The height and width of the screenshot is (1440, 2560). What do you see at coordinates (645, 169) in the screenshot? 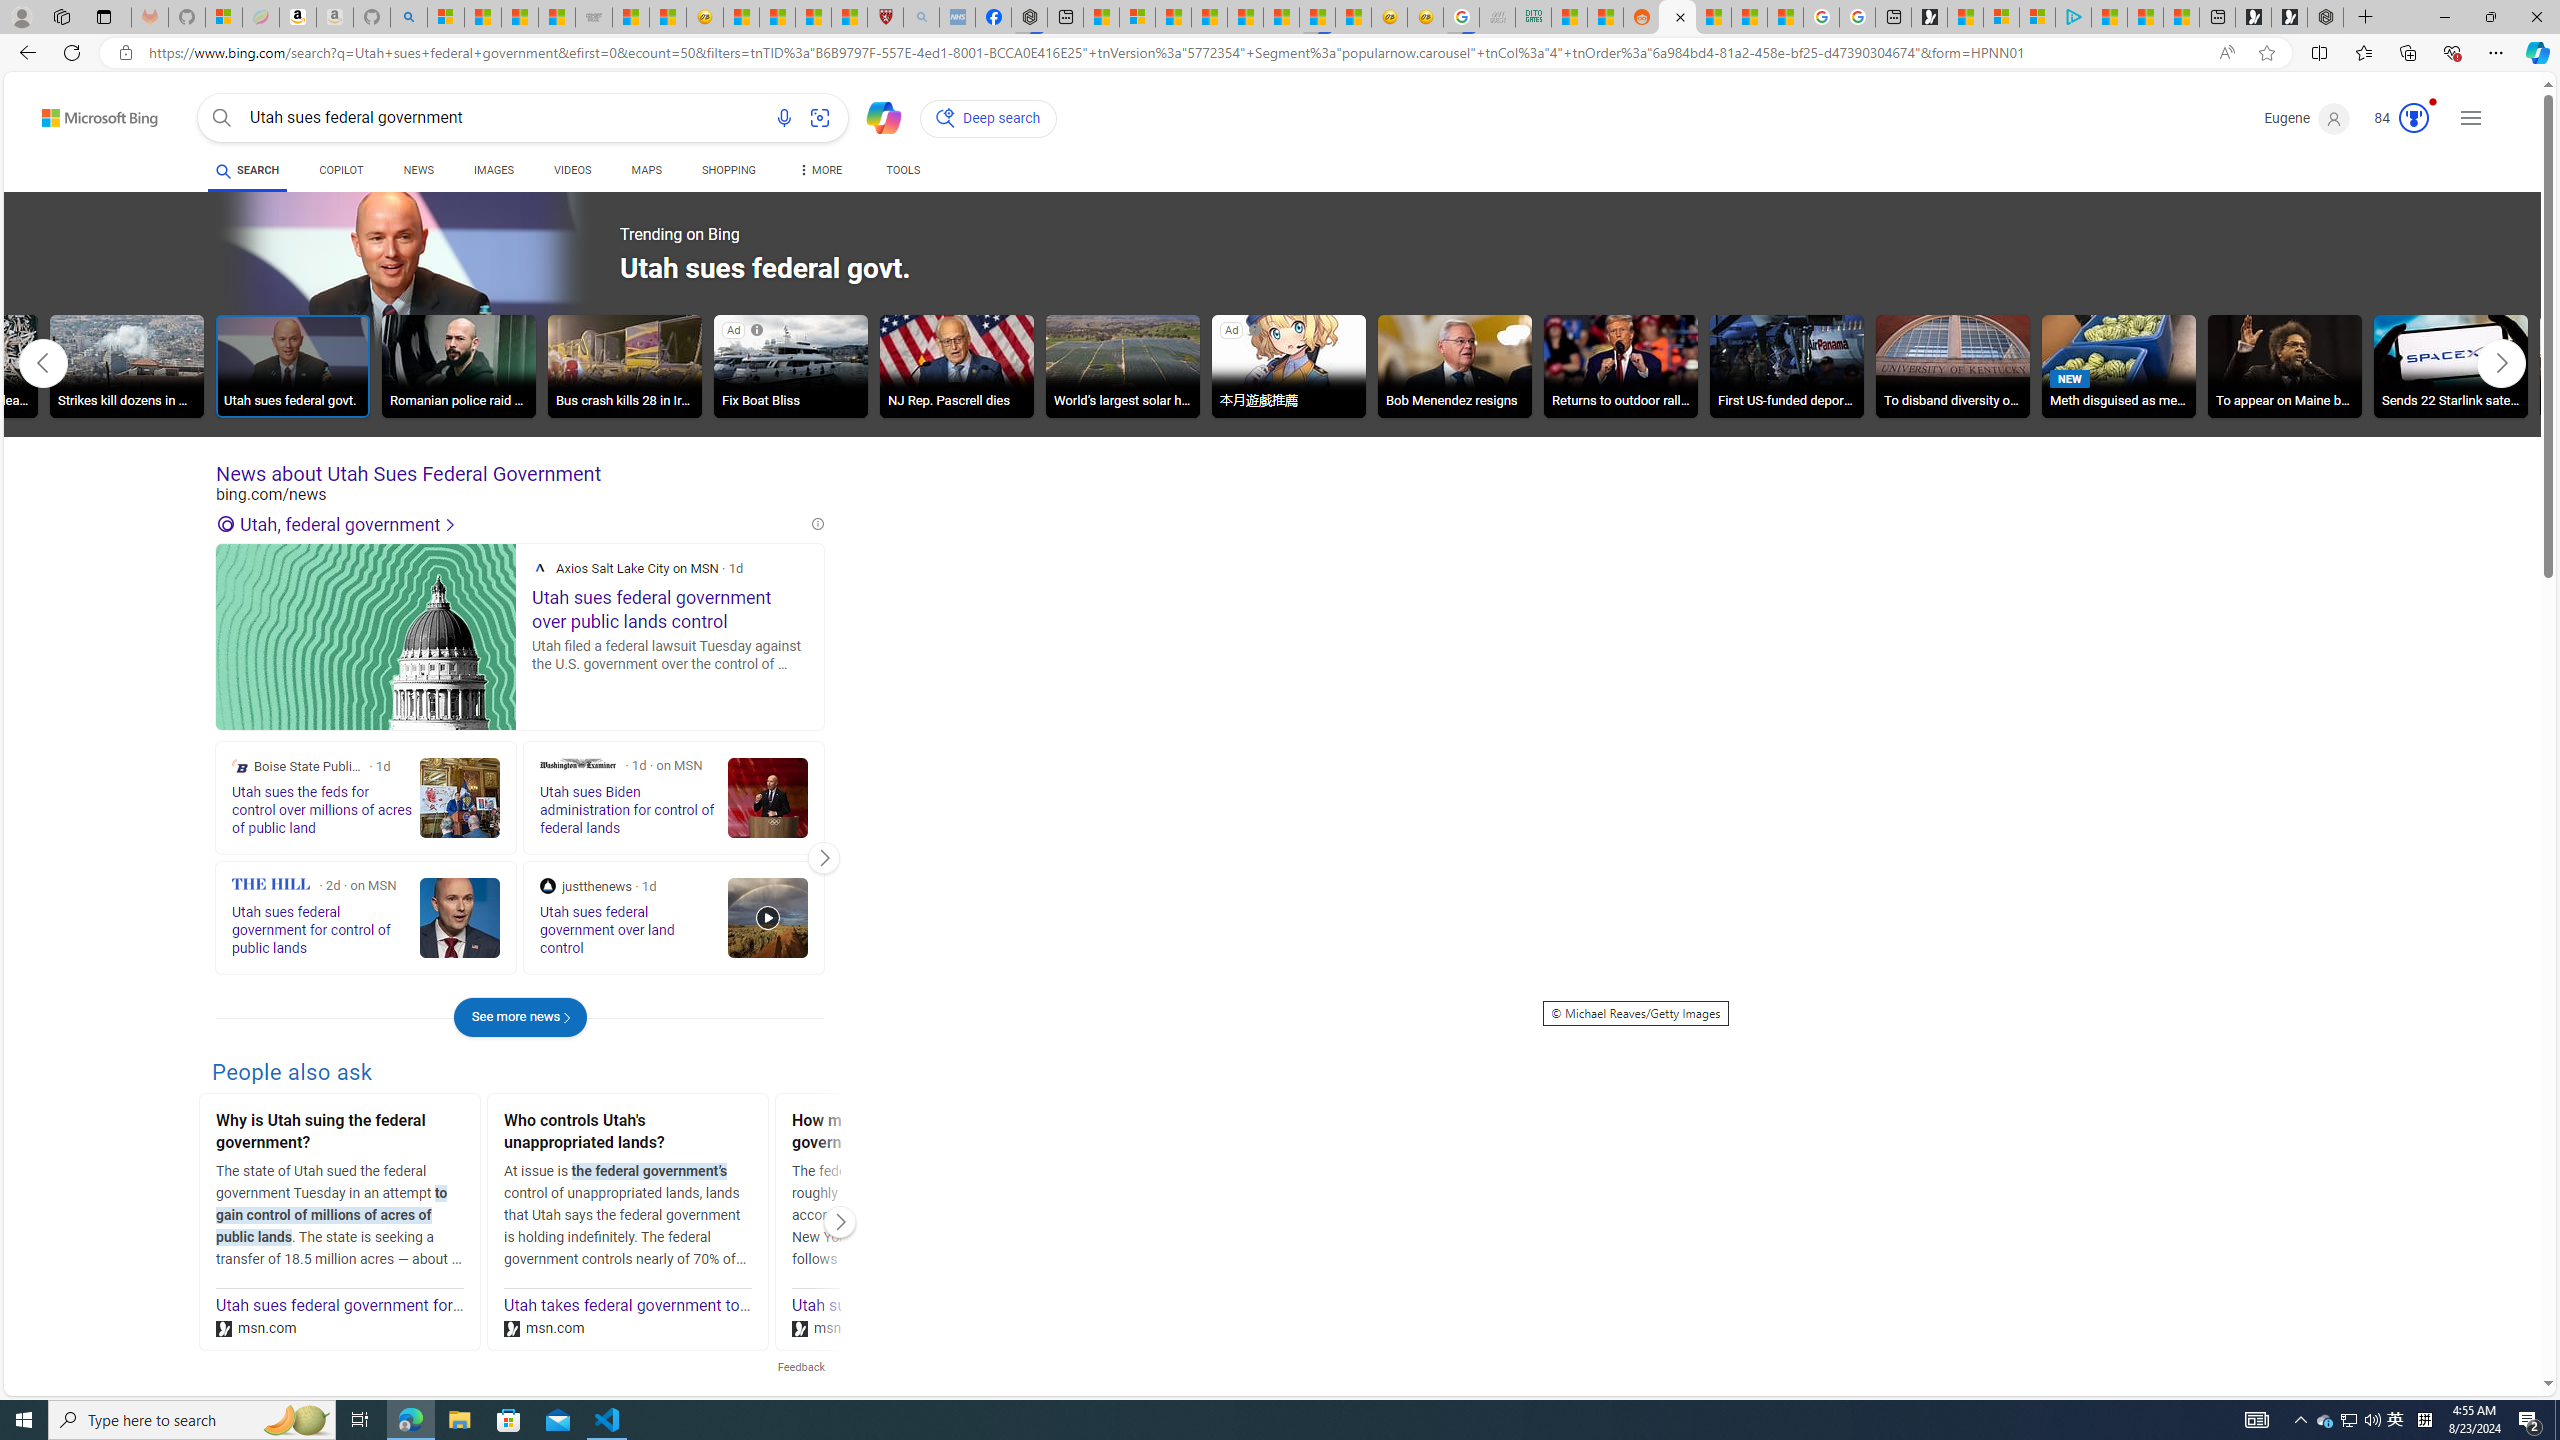
I see `'MAPS'` at bounding box center [645, 169].